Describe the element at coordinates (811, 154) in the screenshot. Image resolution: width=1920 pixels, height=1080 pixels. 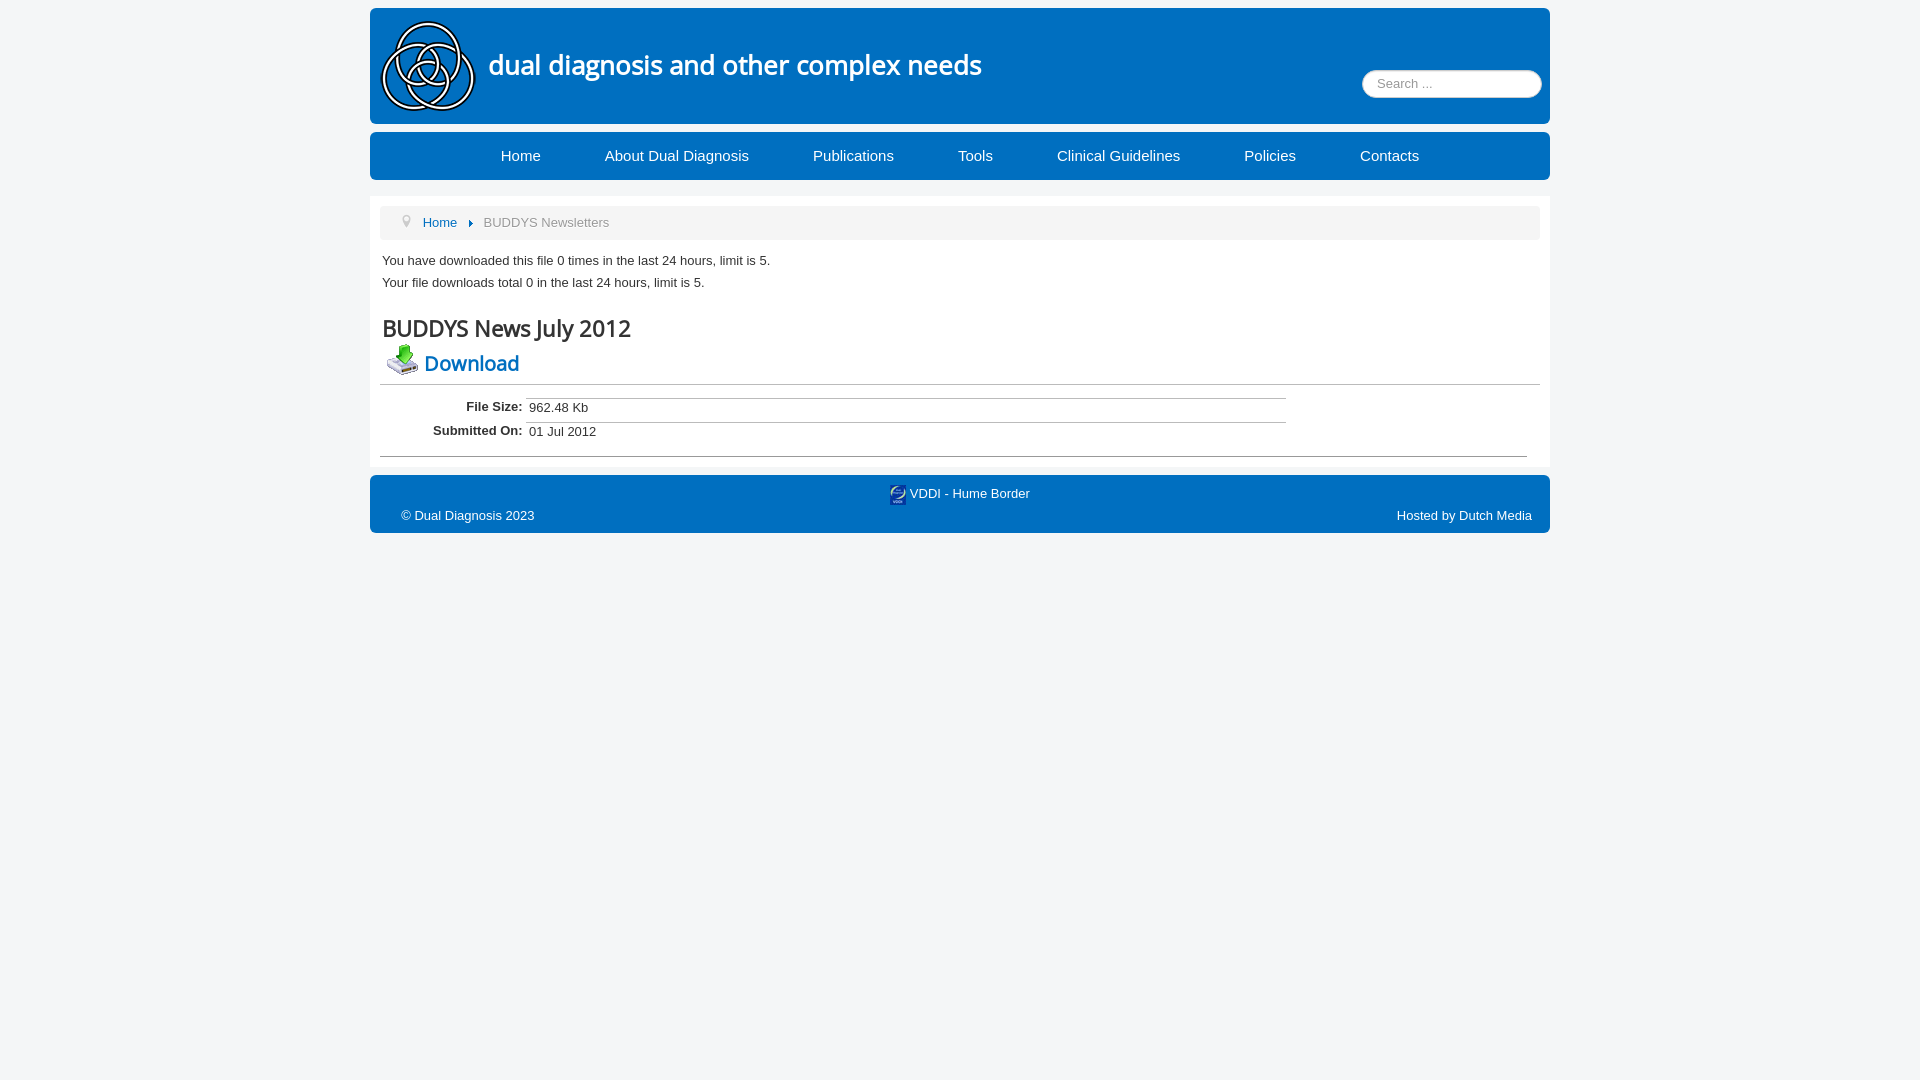
I see `'Publications'` at that location.